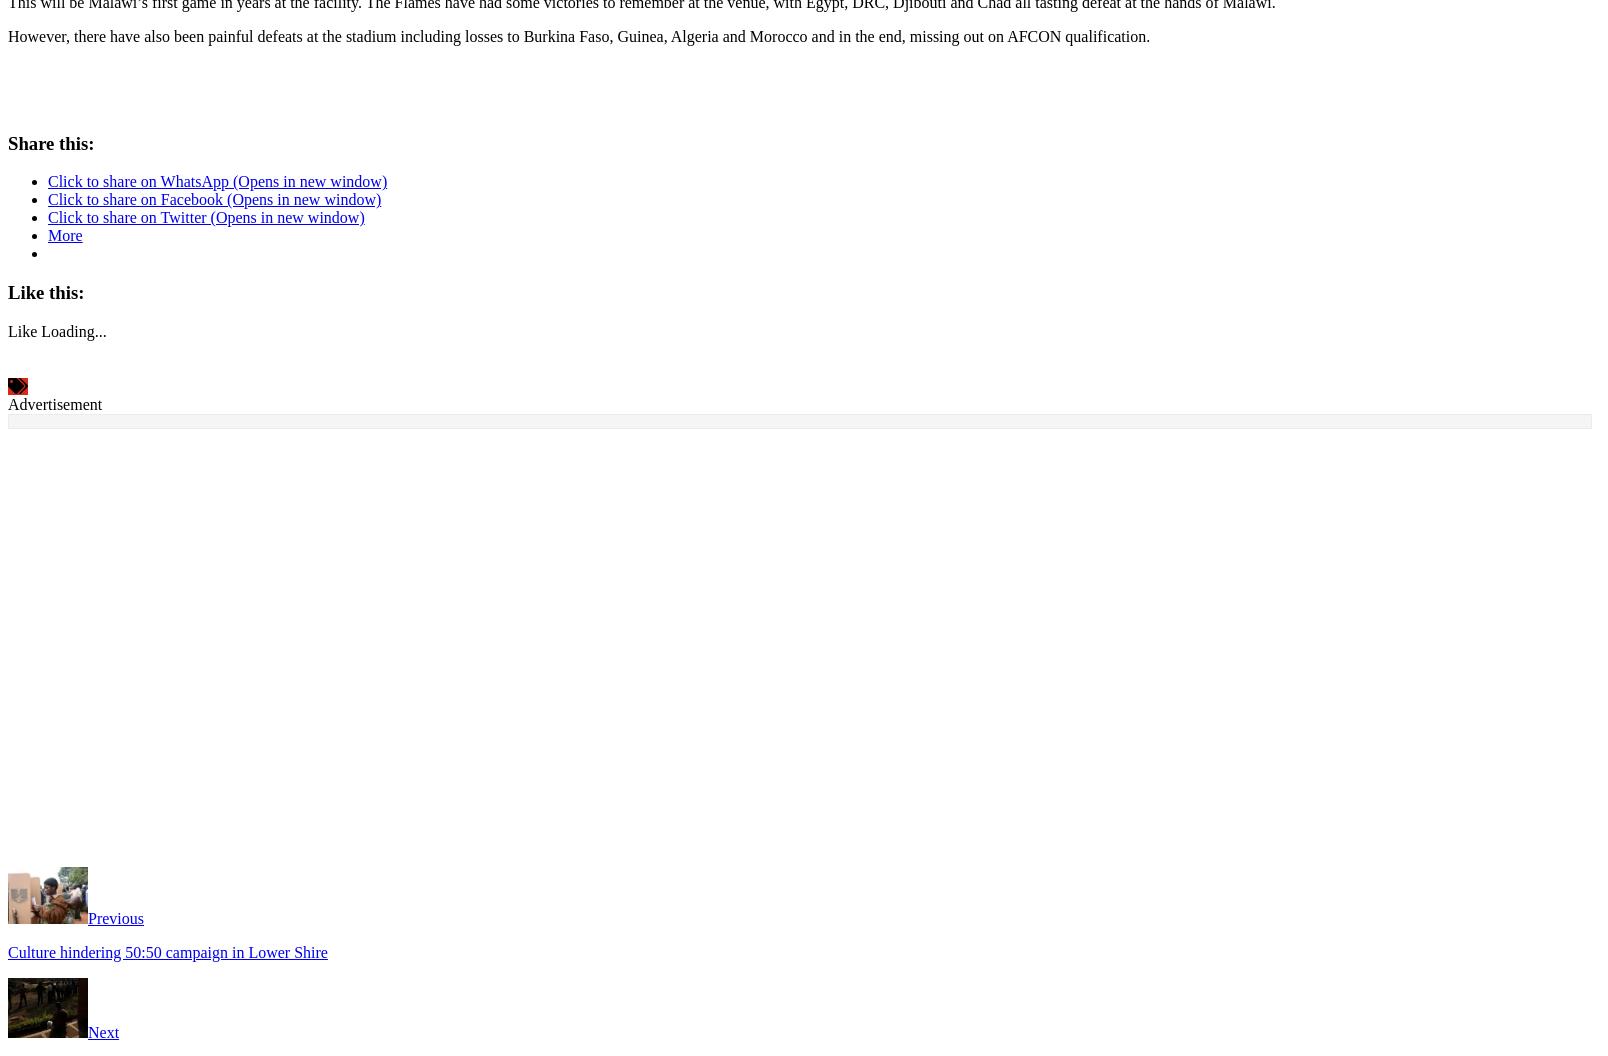  I want to click on 'Like', so click(7, 327).